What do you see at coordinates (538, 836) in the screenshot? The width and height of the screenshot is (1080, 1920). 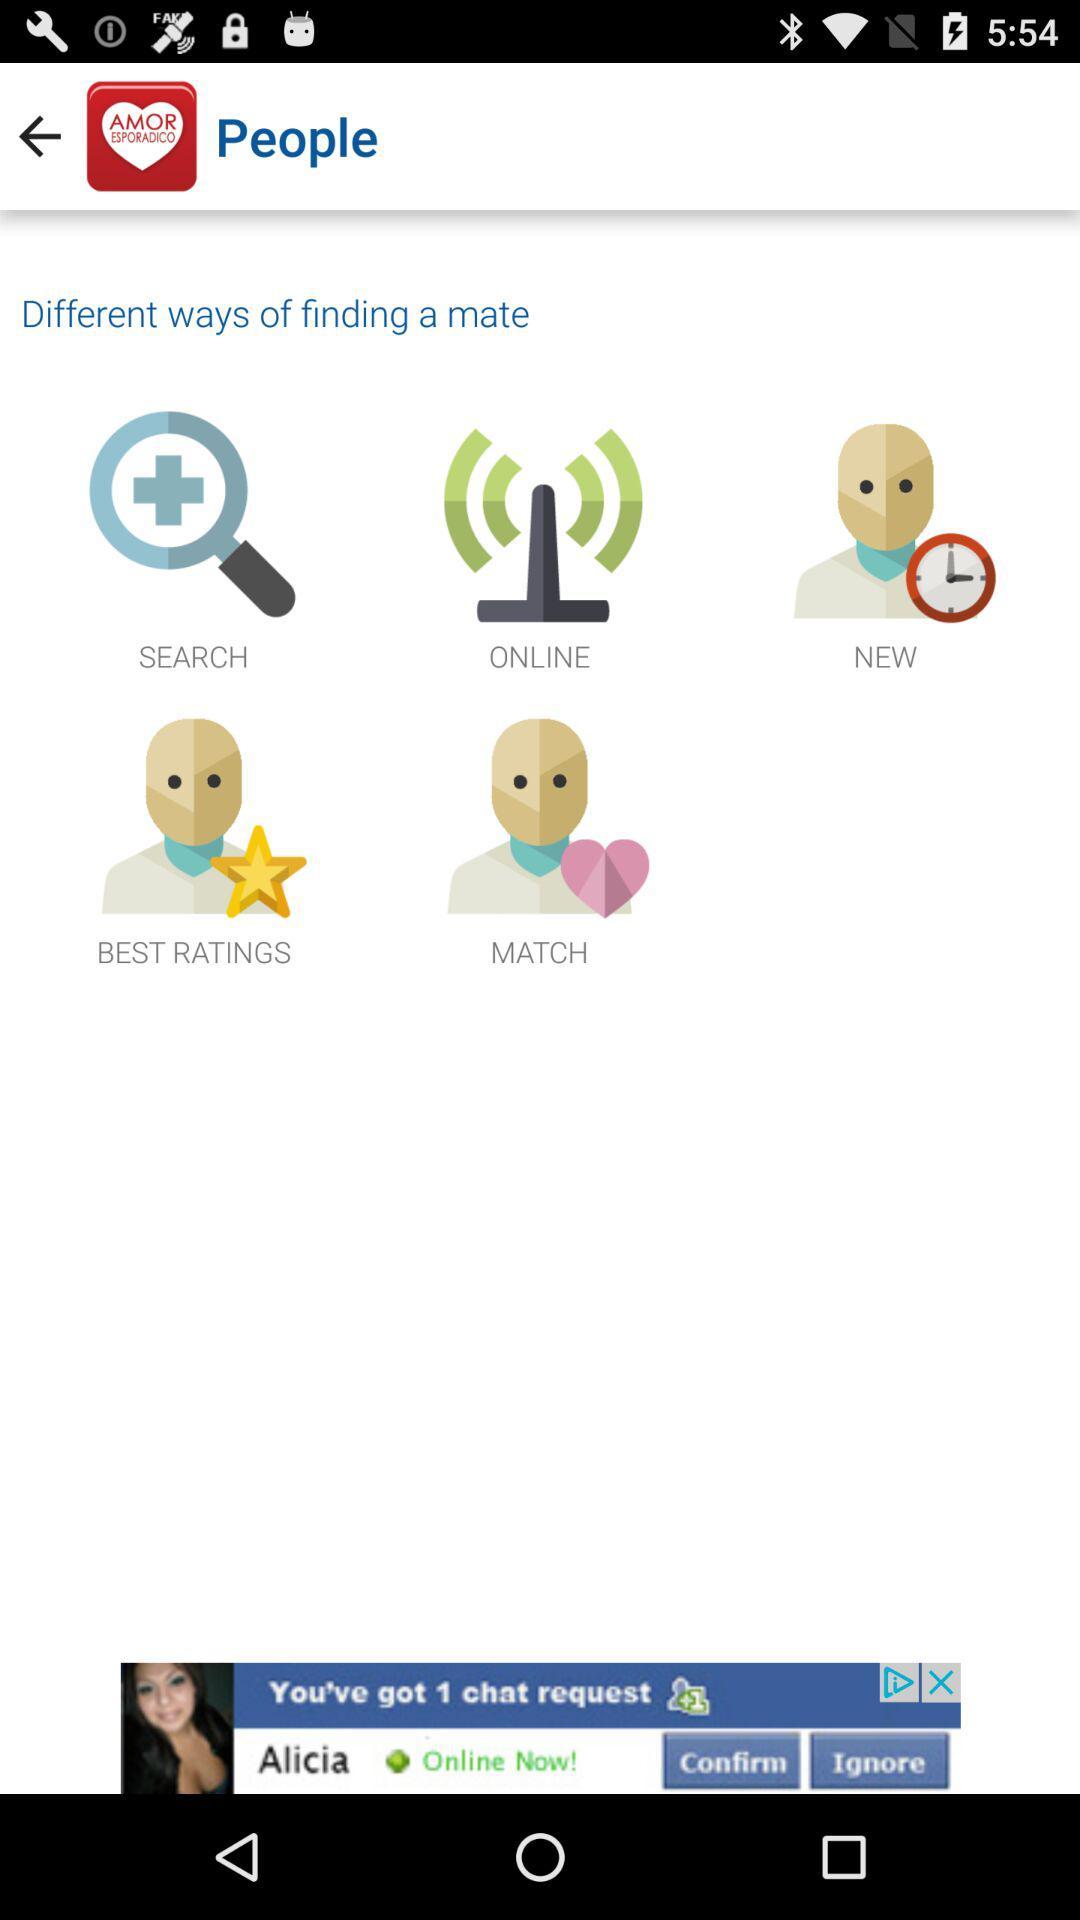 I see `match with others` at bounding box center [538, 836].